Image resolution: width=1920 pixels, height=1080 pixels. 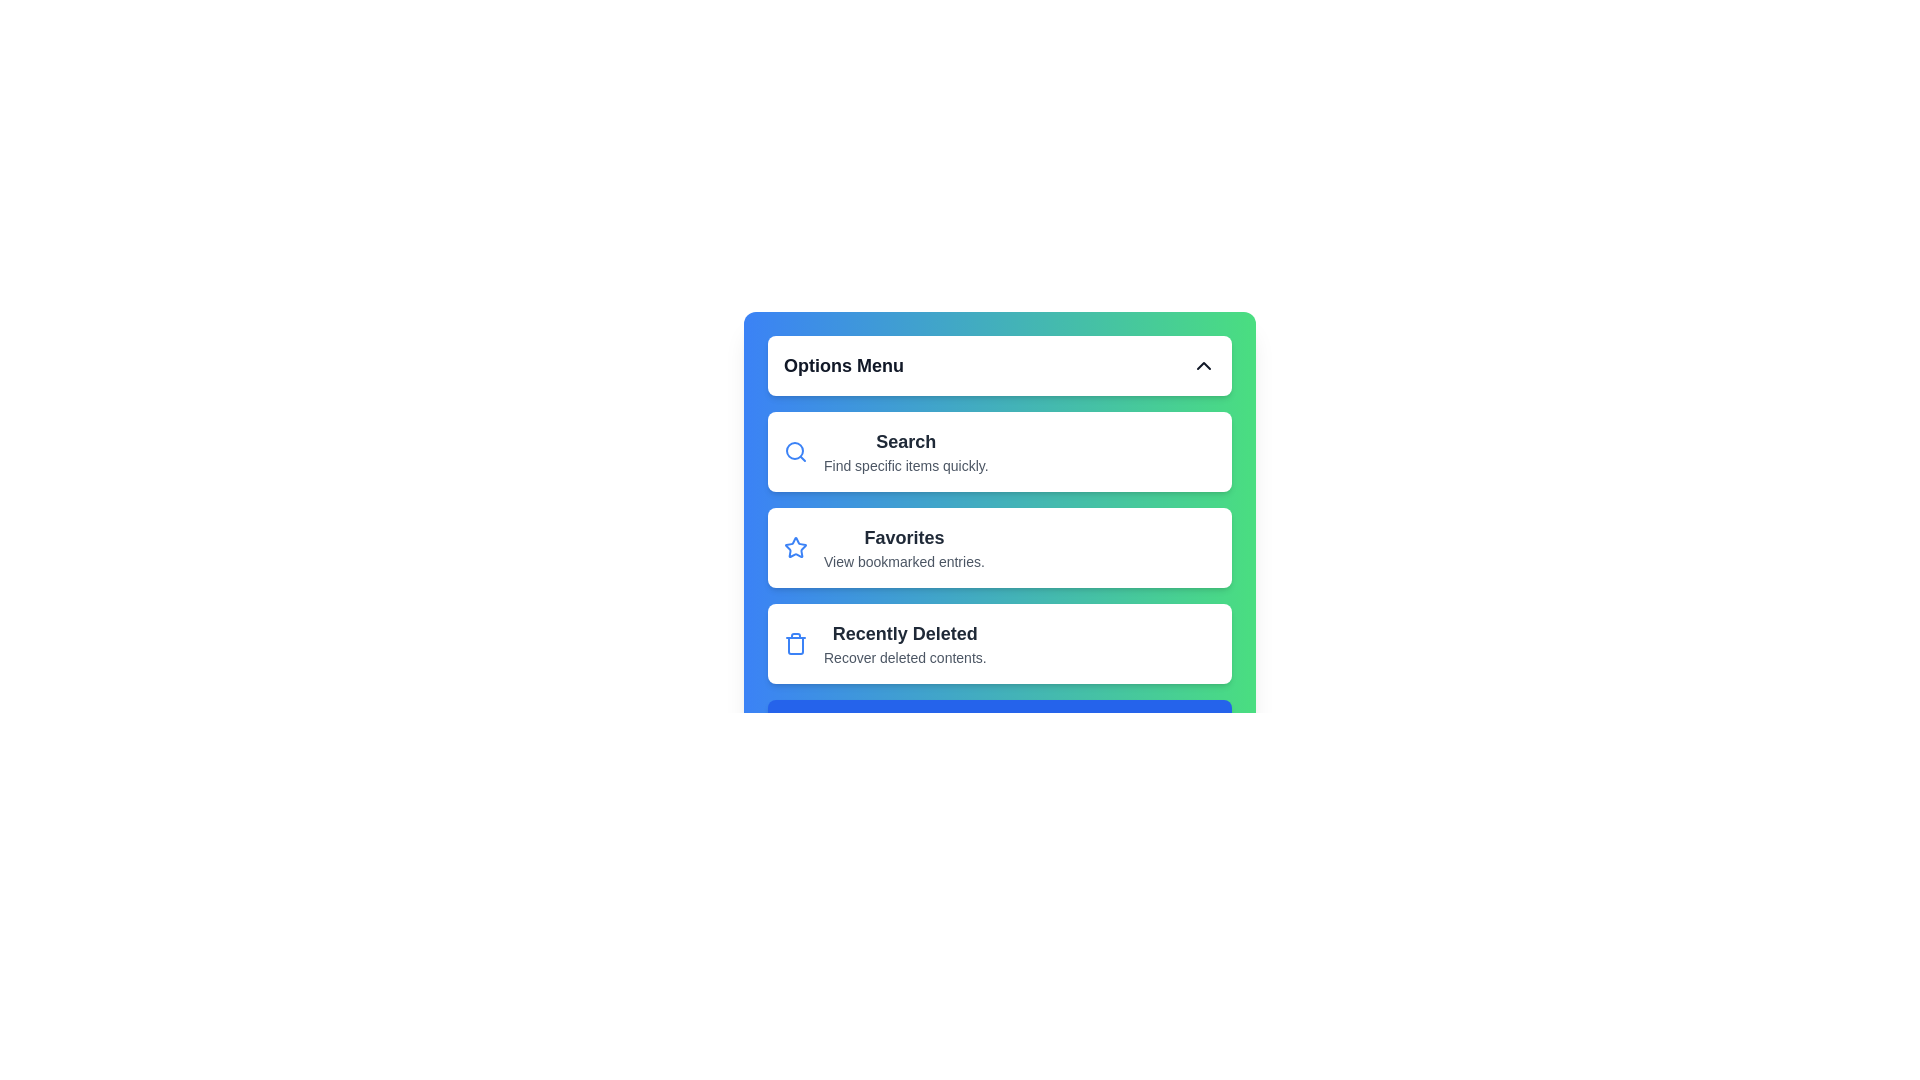 What do you see at coordinates (903, 547) in the screenshot?
I see `the 'Favorites' label in the second card of the options list, which describes access to bookmarked entries` at bounding box center [903, 547].